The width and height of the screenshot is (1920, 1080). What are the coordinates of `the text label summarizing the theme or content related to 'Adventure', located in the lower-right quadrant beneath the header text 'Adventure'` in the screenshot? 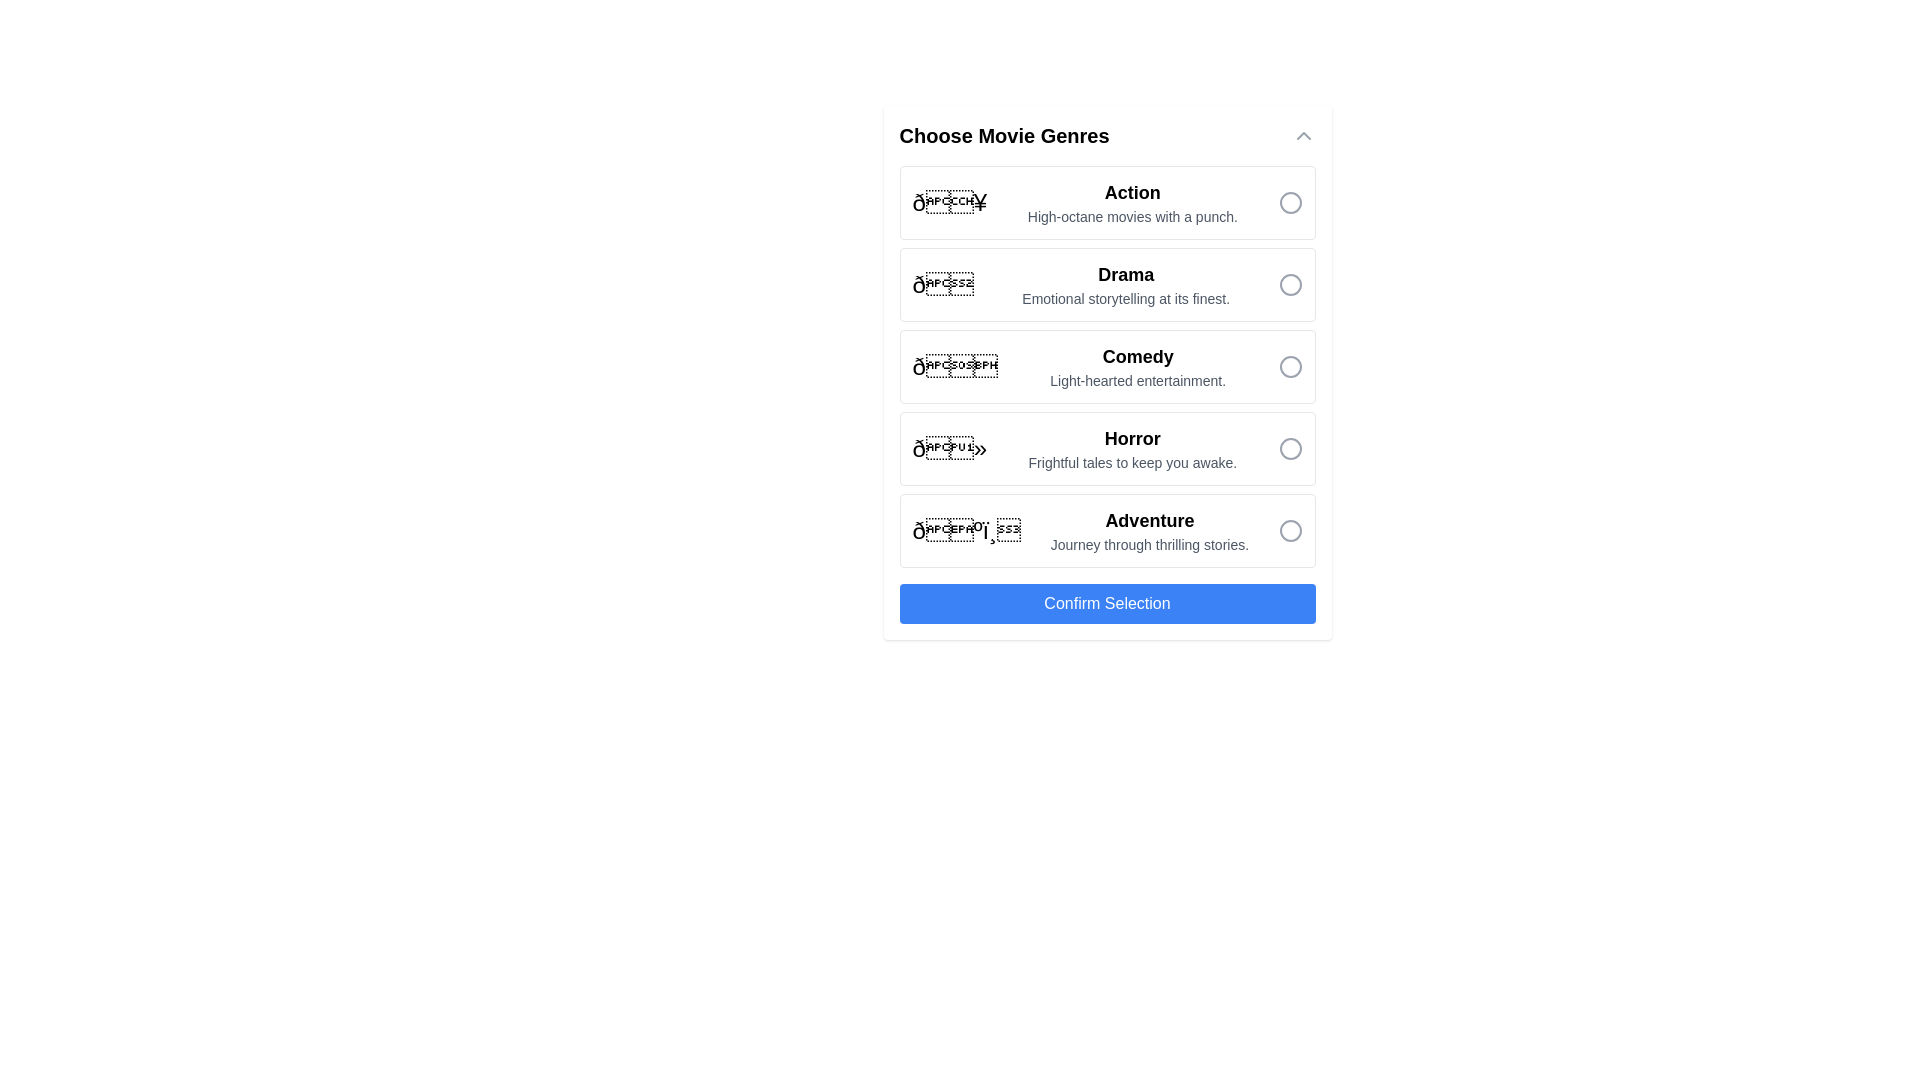 It's located at (1149, 544).